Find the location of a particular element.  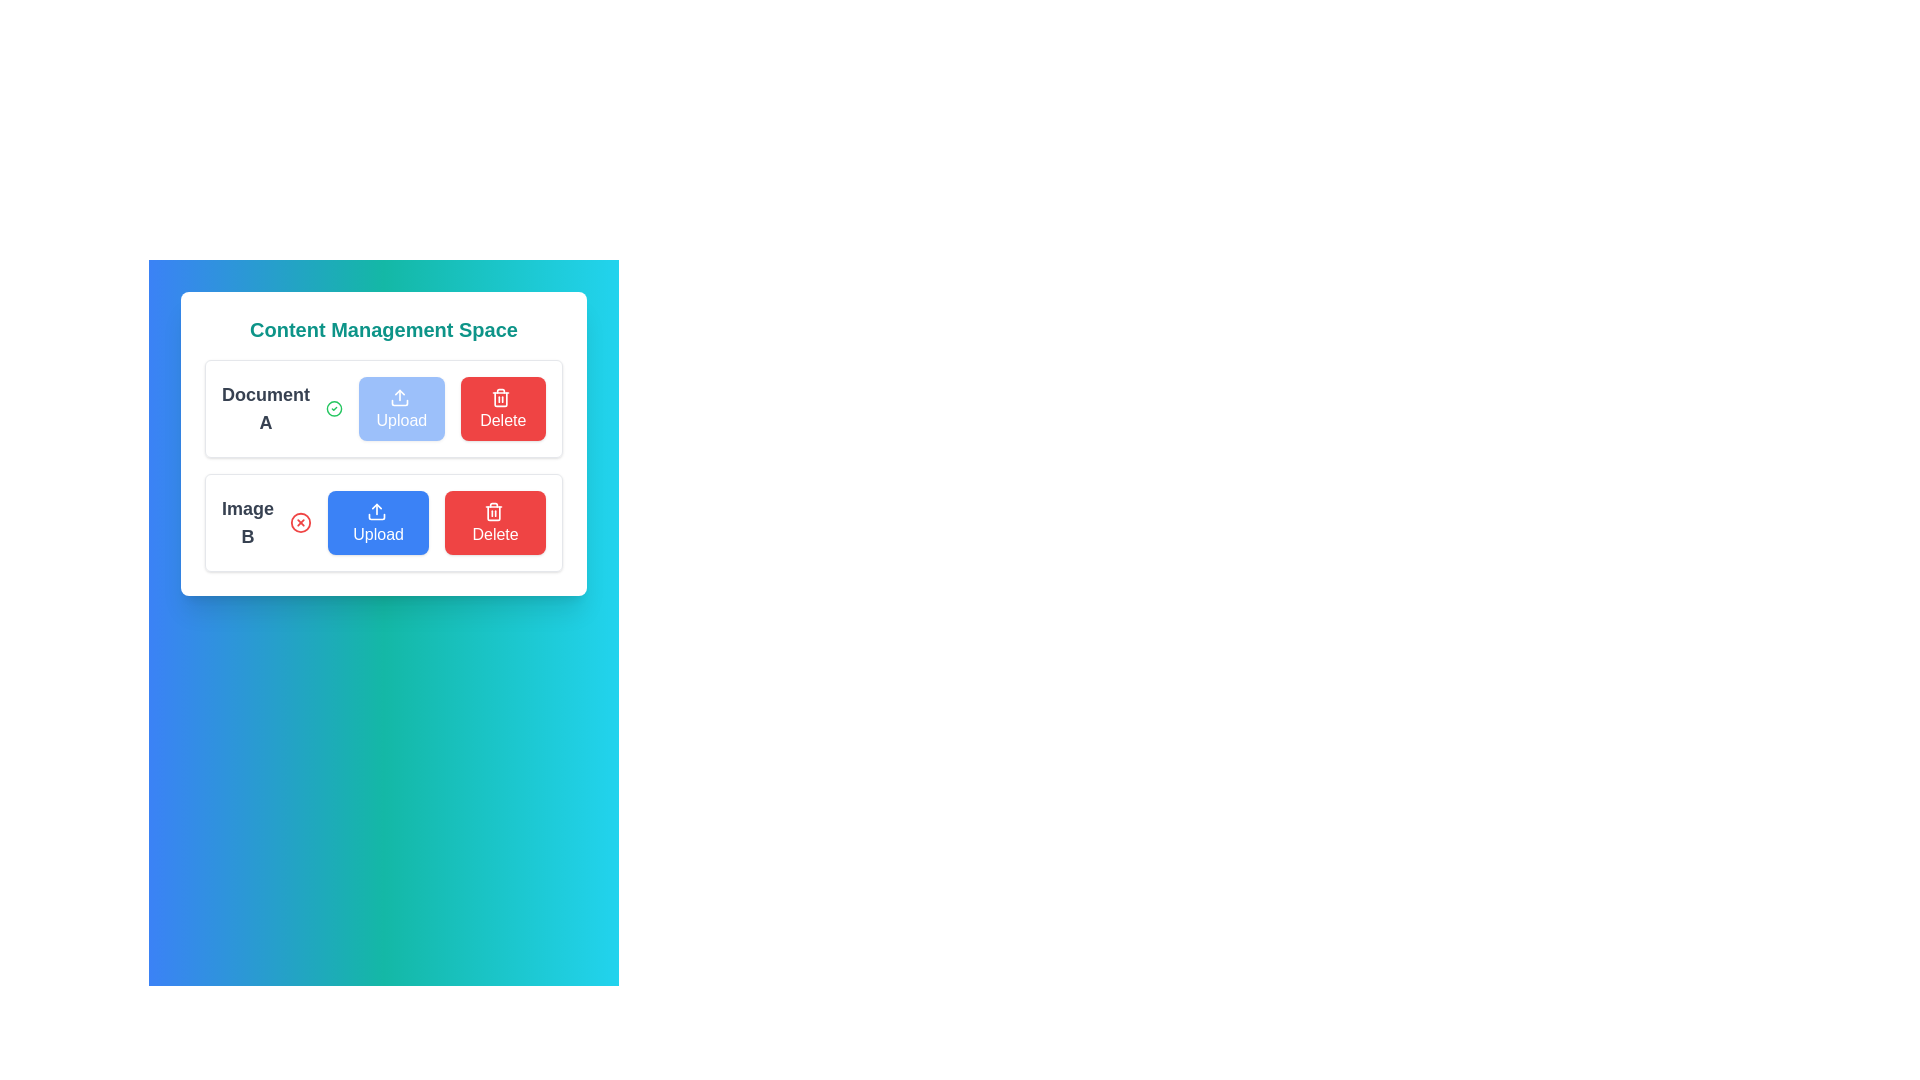

the non-interactive text label that identifies the content item as 'Document A', located in the first row of a grid layout, to the left of the green checkmark icon is located at coordinates (264, 407).